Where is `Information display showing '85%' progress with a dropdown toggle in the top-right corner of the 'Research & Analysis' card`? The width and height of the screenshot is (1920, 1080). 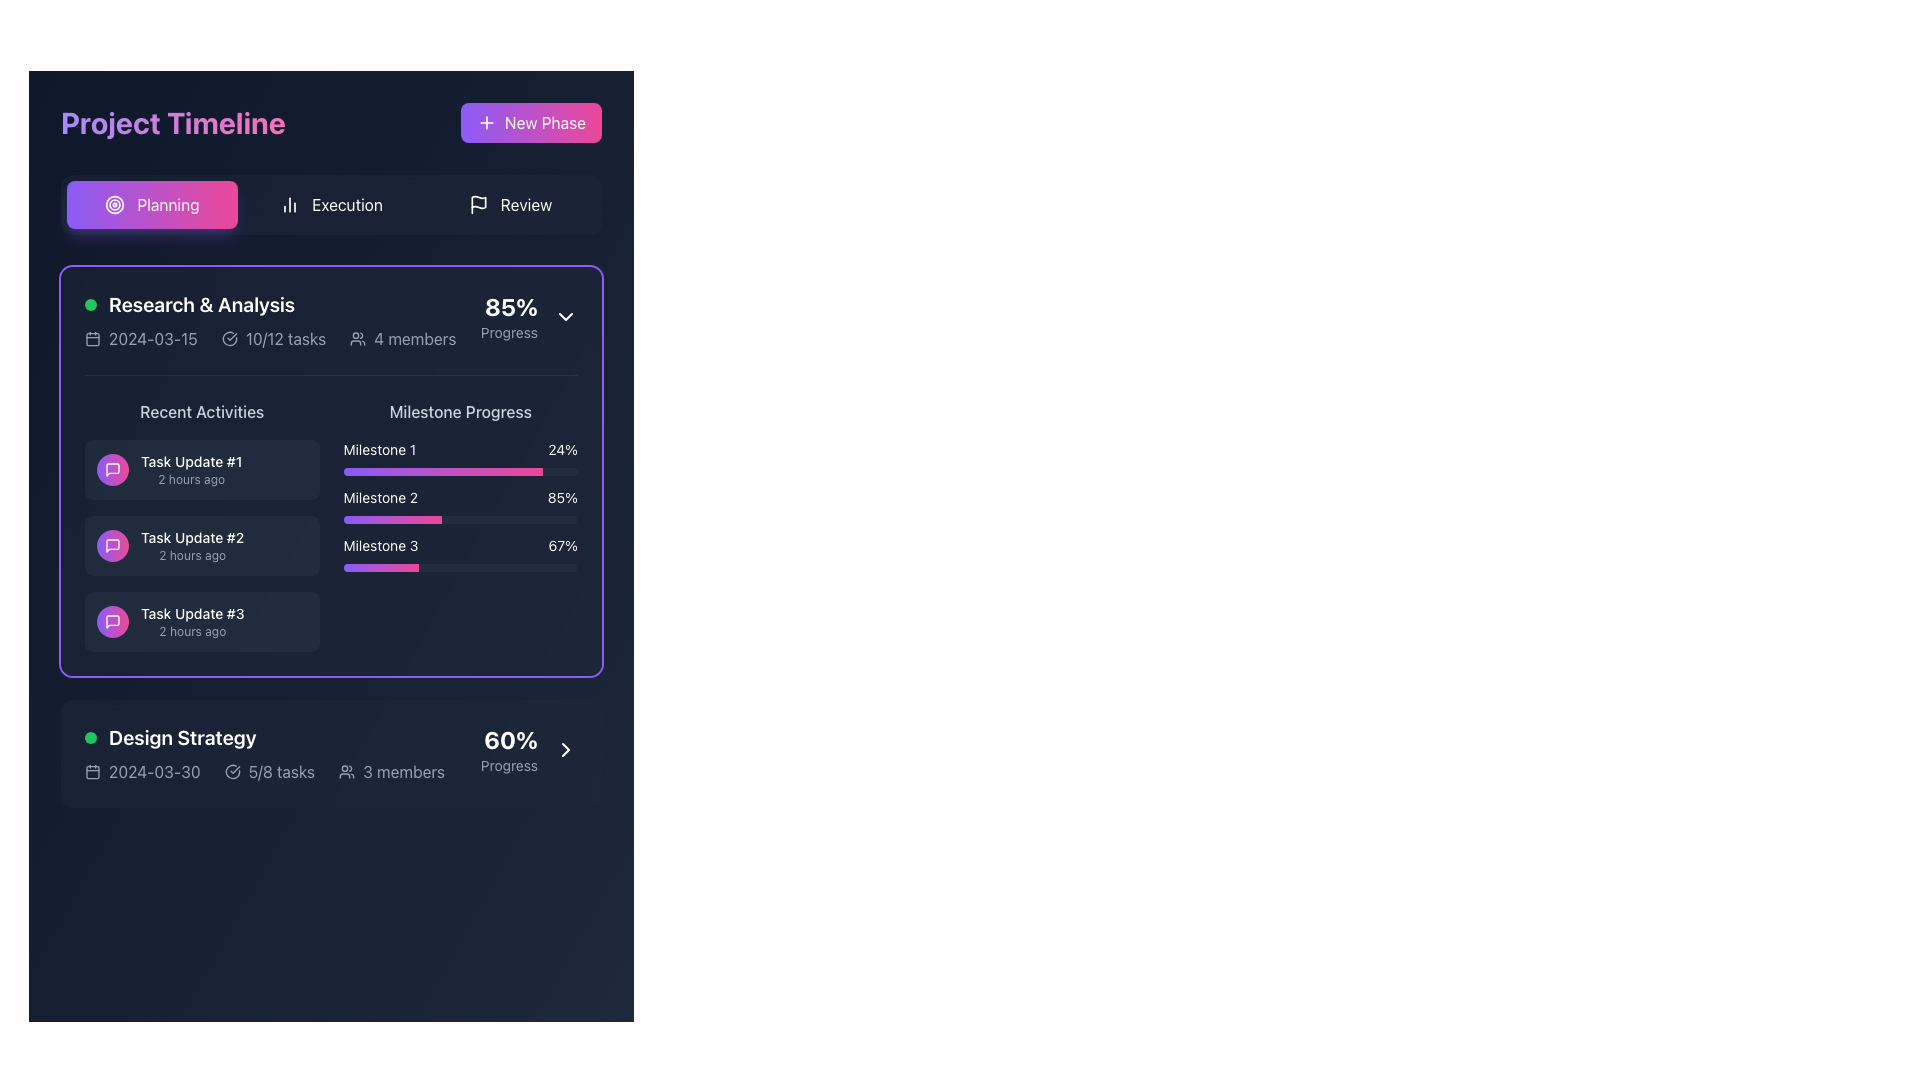
Information display showing '85%' progress with a dropdown toggle in the top-right corner of the 'Research & Analysis' card is located at coordinates (529, 315).